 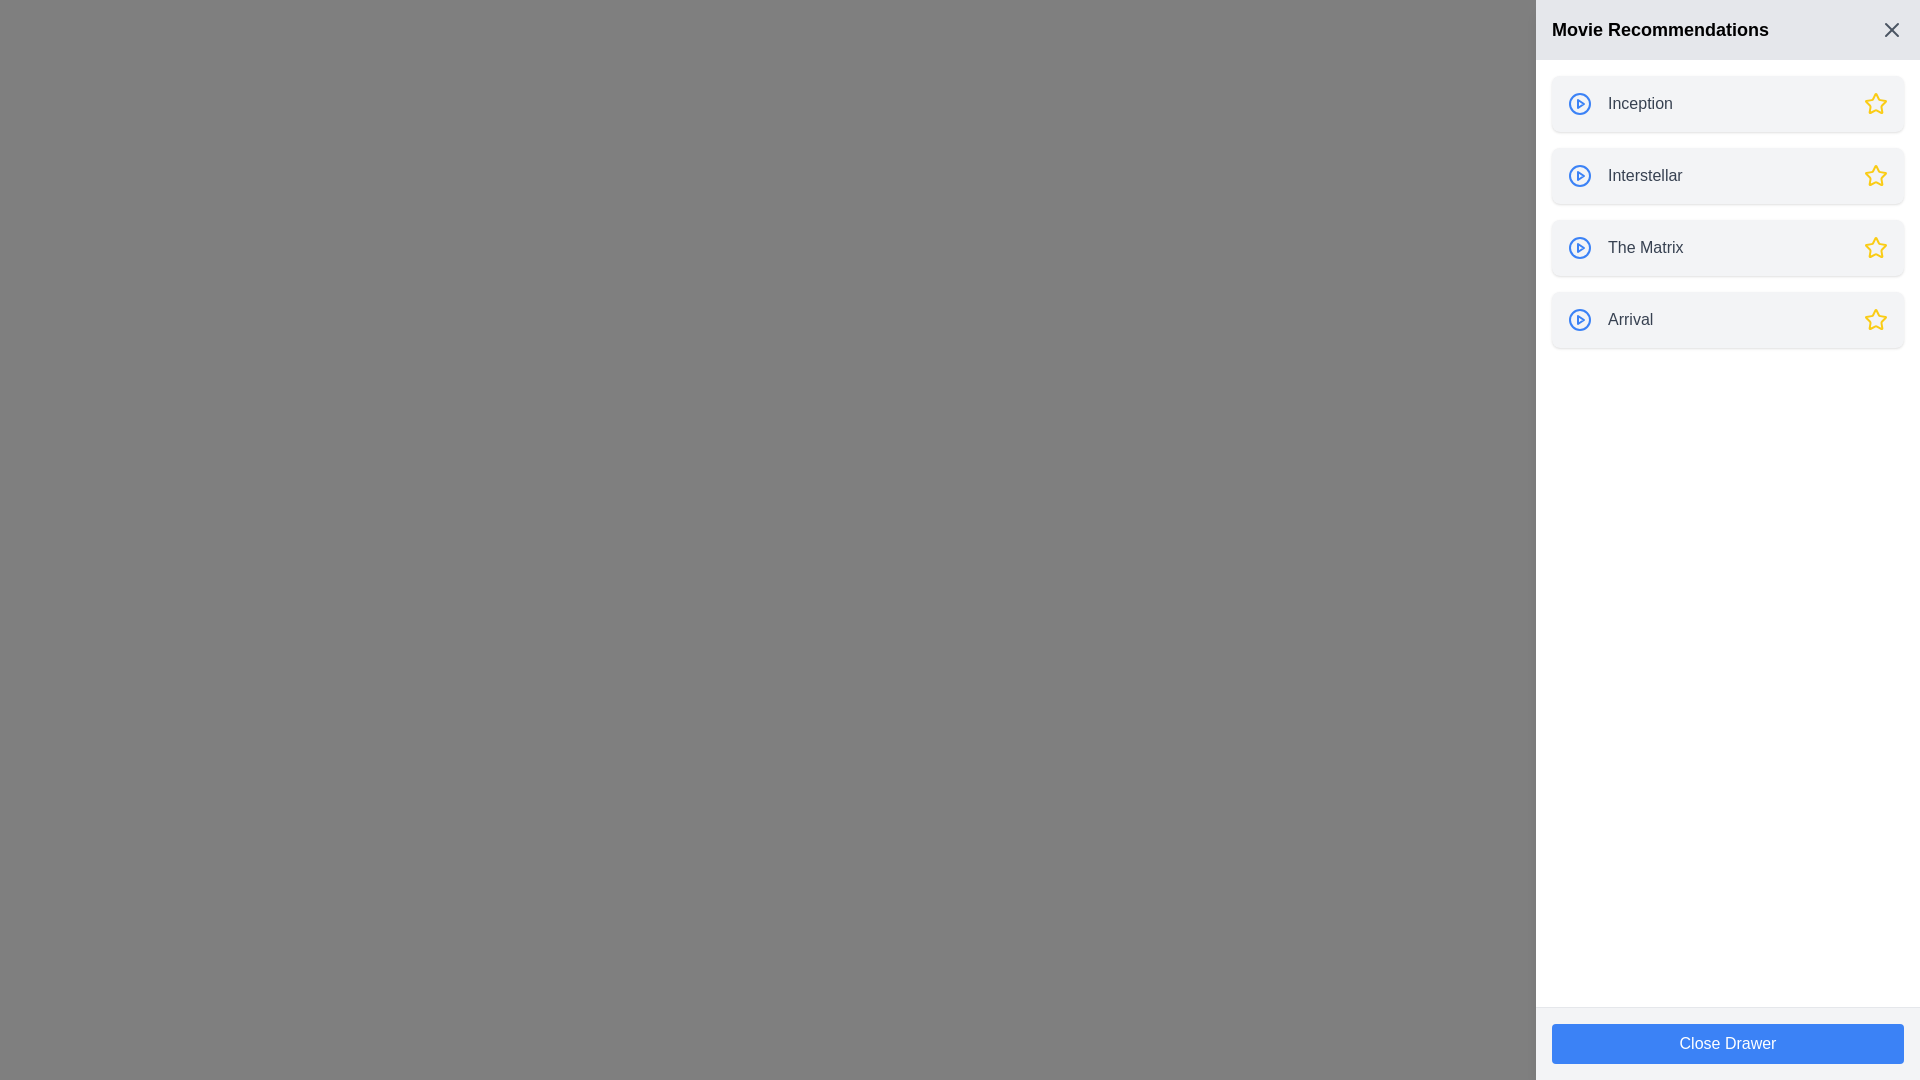 I want to click on the fourth star-shaped icon with a yellow fill and white border, associated with the movie 'The Matrix', to possibly view related actions, so click(x=1875, y=246).